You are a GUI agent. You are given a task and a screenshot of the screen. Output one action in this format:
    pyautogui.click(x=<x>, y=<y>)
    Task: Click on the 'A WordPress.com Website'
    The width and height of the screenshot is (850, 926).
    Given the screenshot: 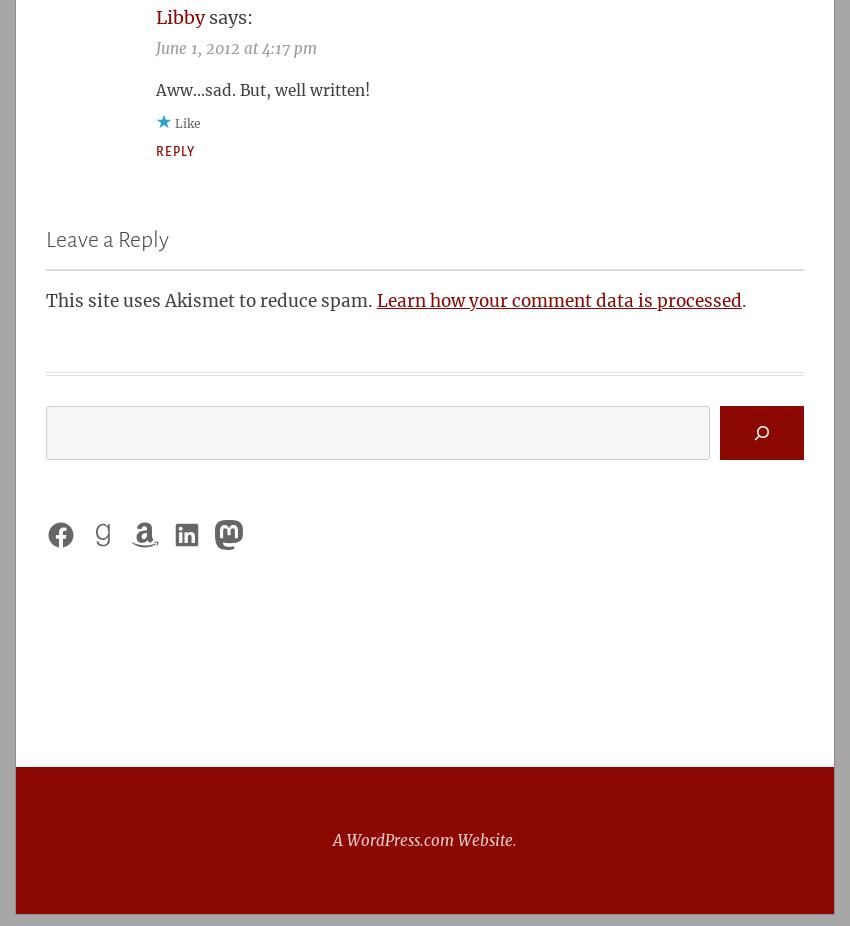 What is the action you would take?
    pyautogui.click(x=333, y=840)
    